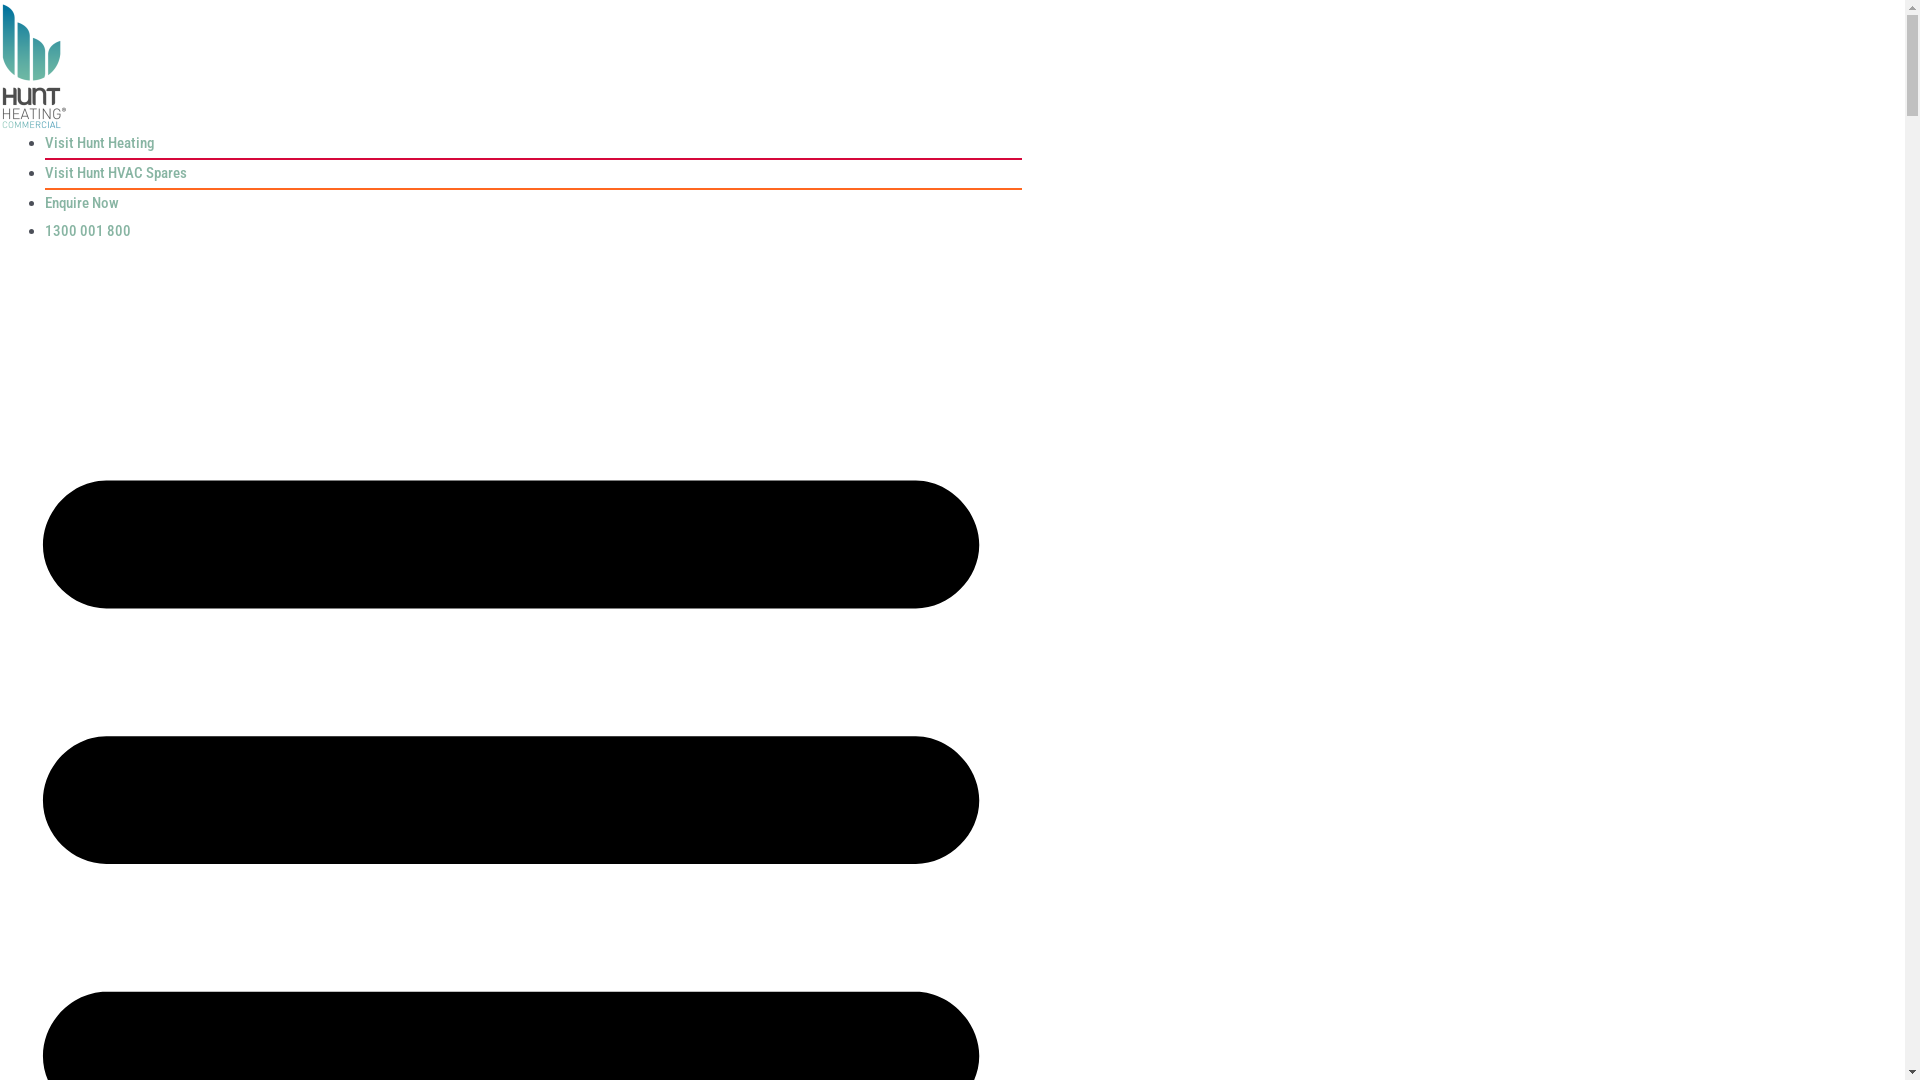 The width and height of the screenshot is (1920, 1080). I want to click on 'Visit Hunt HVAC Spares', so click(44, 172).